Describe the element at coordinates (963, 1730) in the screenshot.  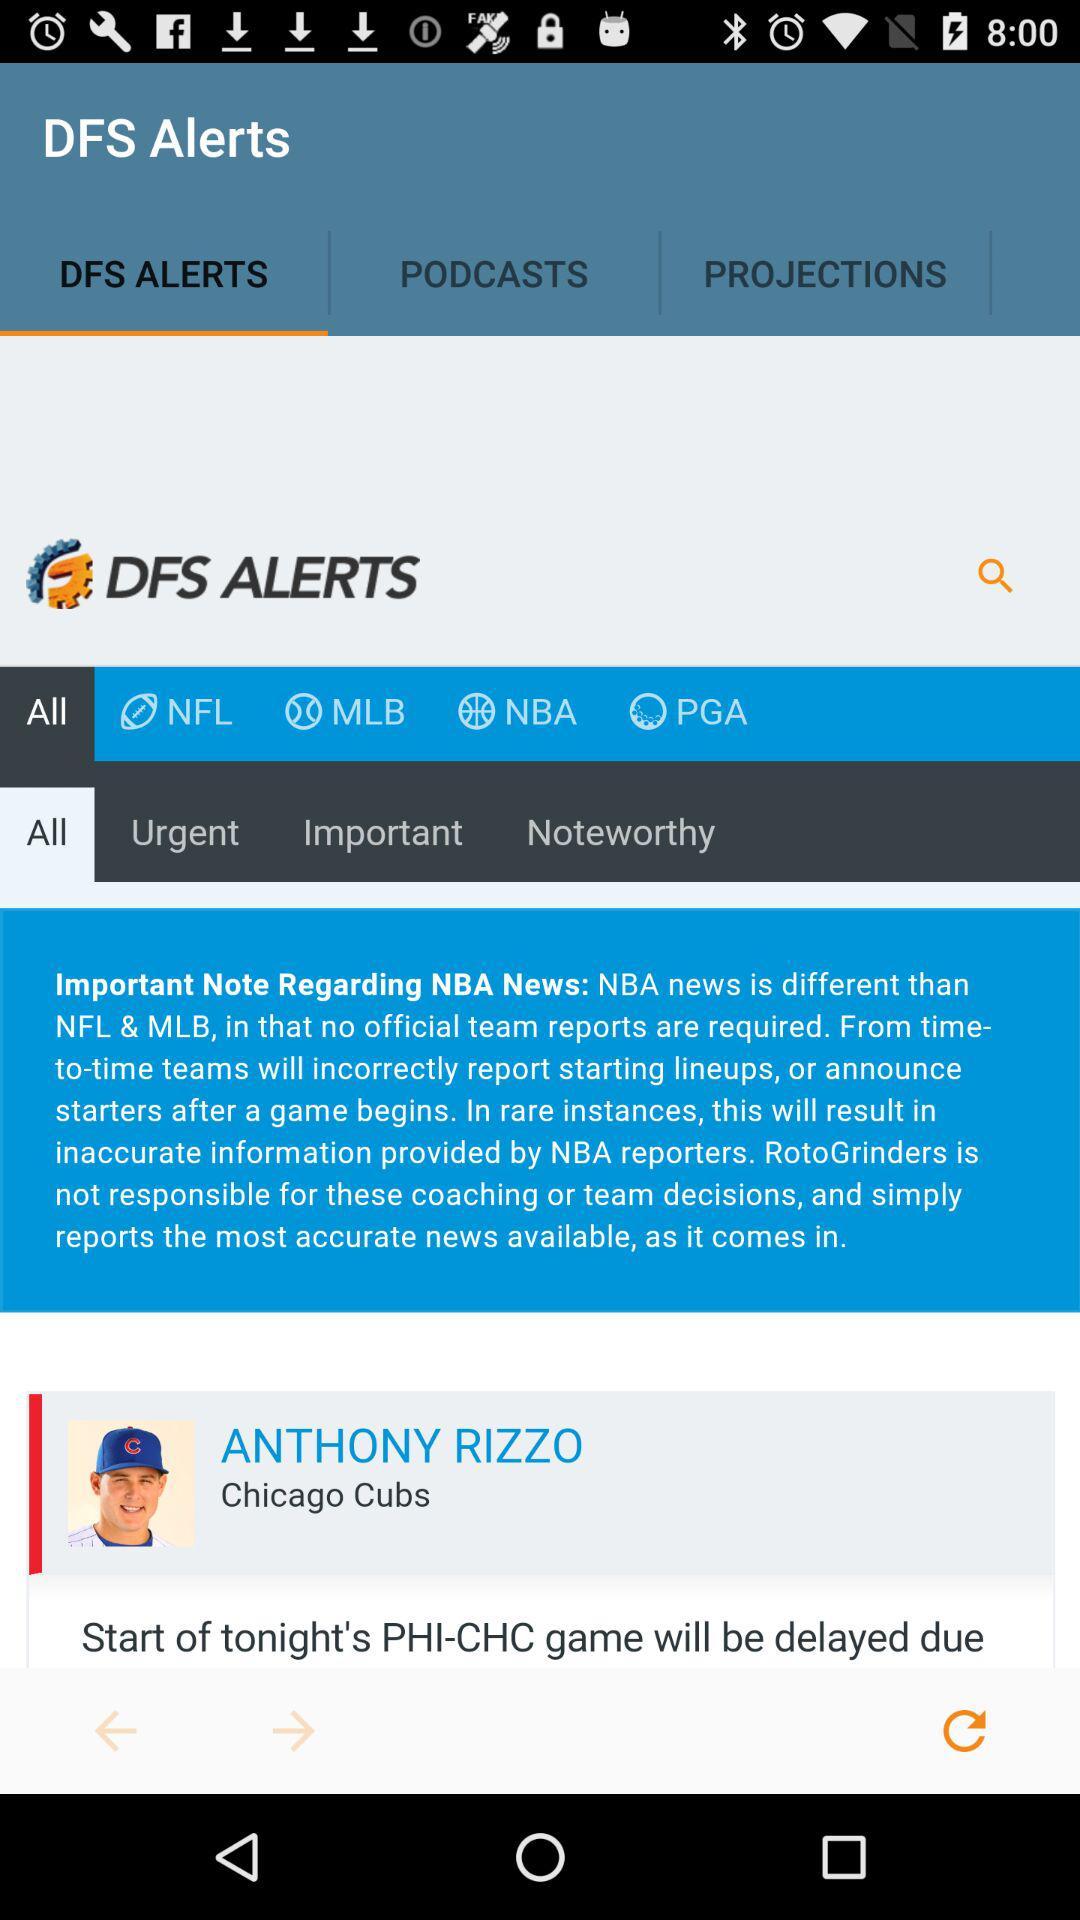
I see `refresh the page` at that location.